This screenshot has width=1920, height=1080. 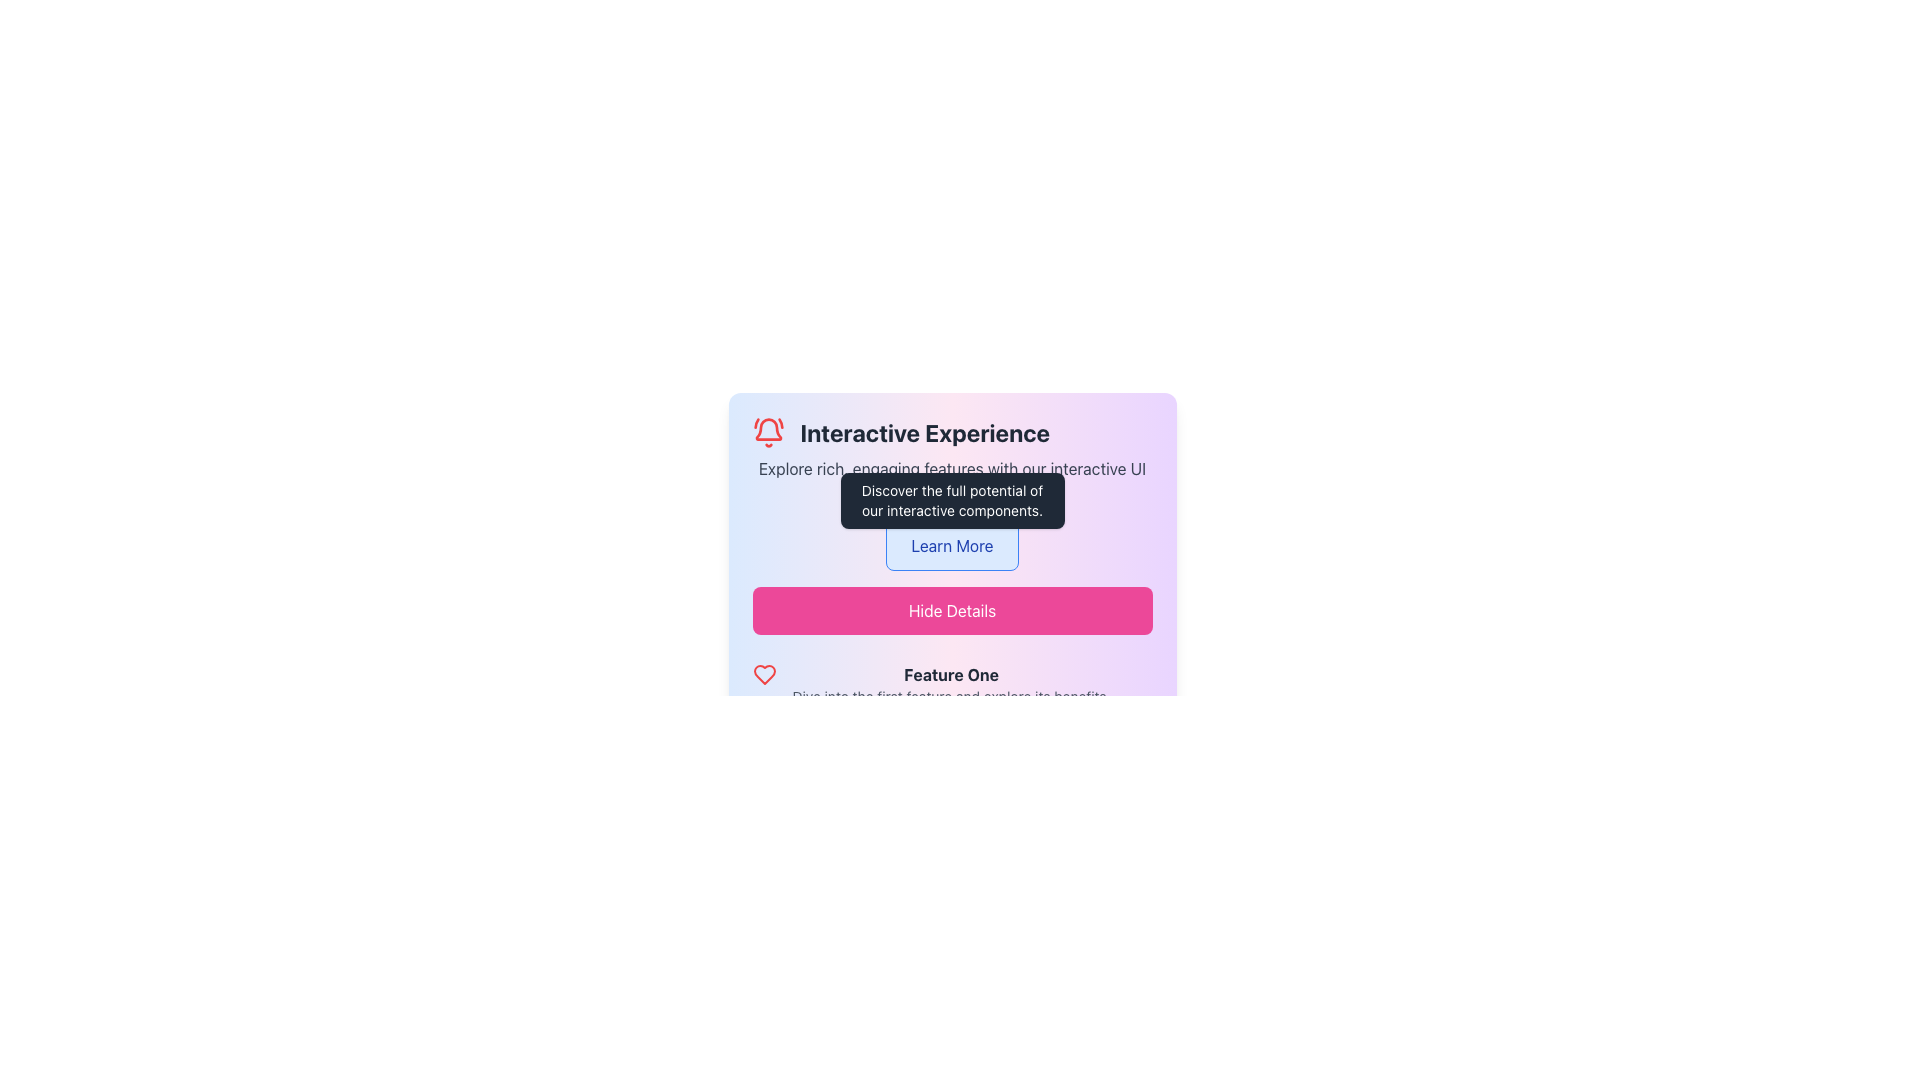 What do you see at coordinates (763, 675) in the screenshot?
I see `the SVG heart icon, which is styled with a red border and signifies favoriting or liking content, located below the title 'Interactive Experience'` at bounding box center [763, 675].